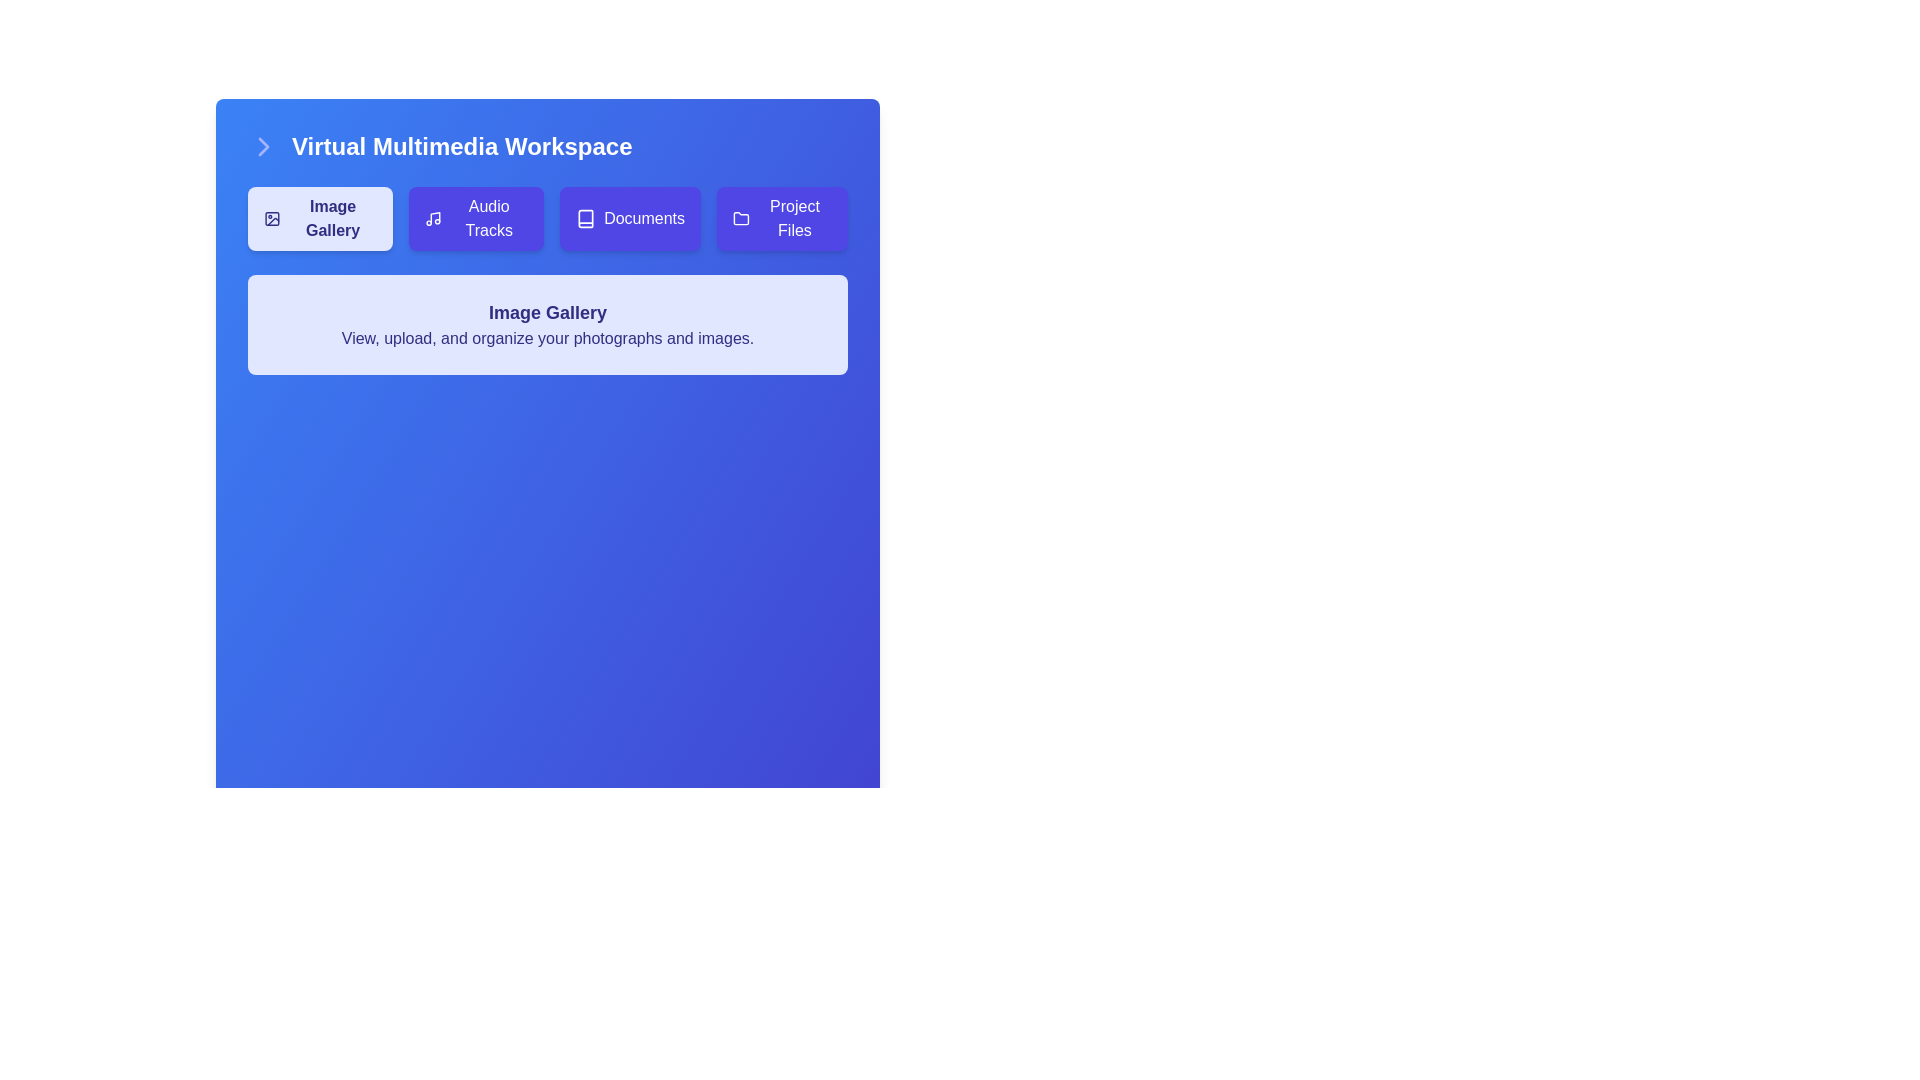  What do you see at coordinates (740, 218) in the screenshot?
I see `the simplified folder icon outline located in the top-right section of the interface` at bounding box center [740, 218].